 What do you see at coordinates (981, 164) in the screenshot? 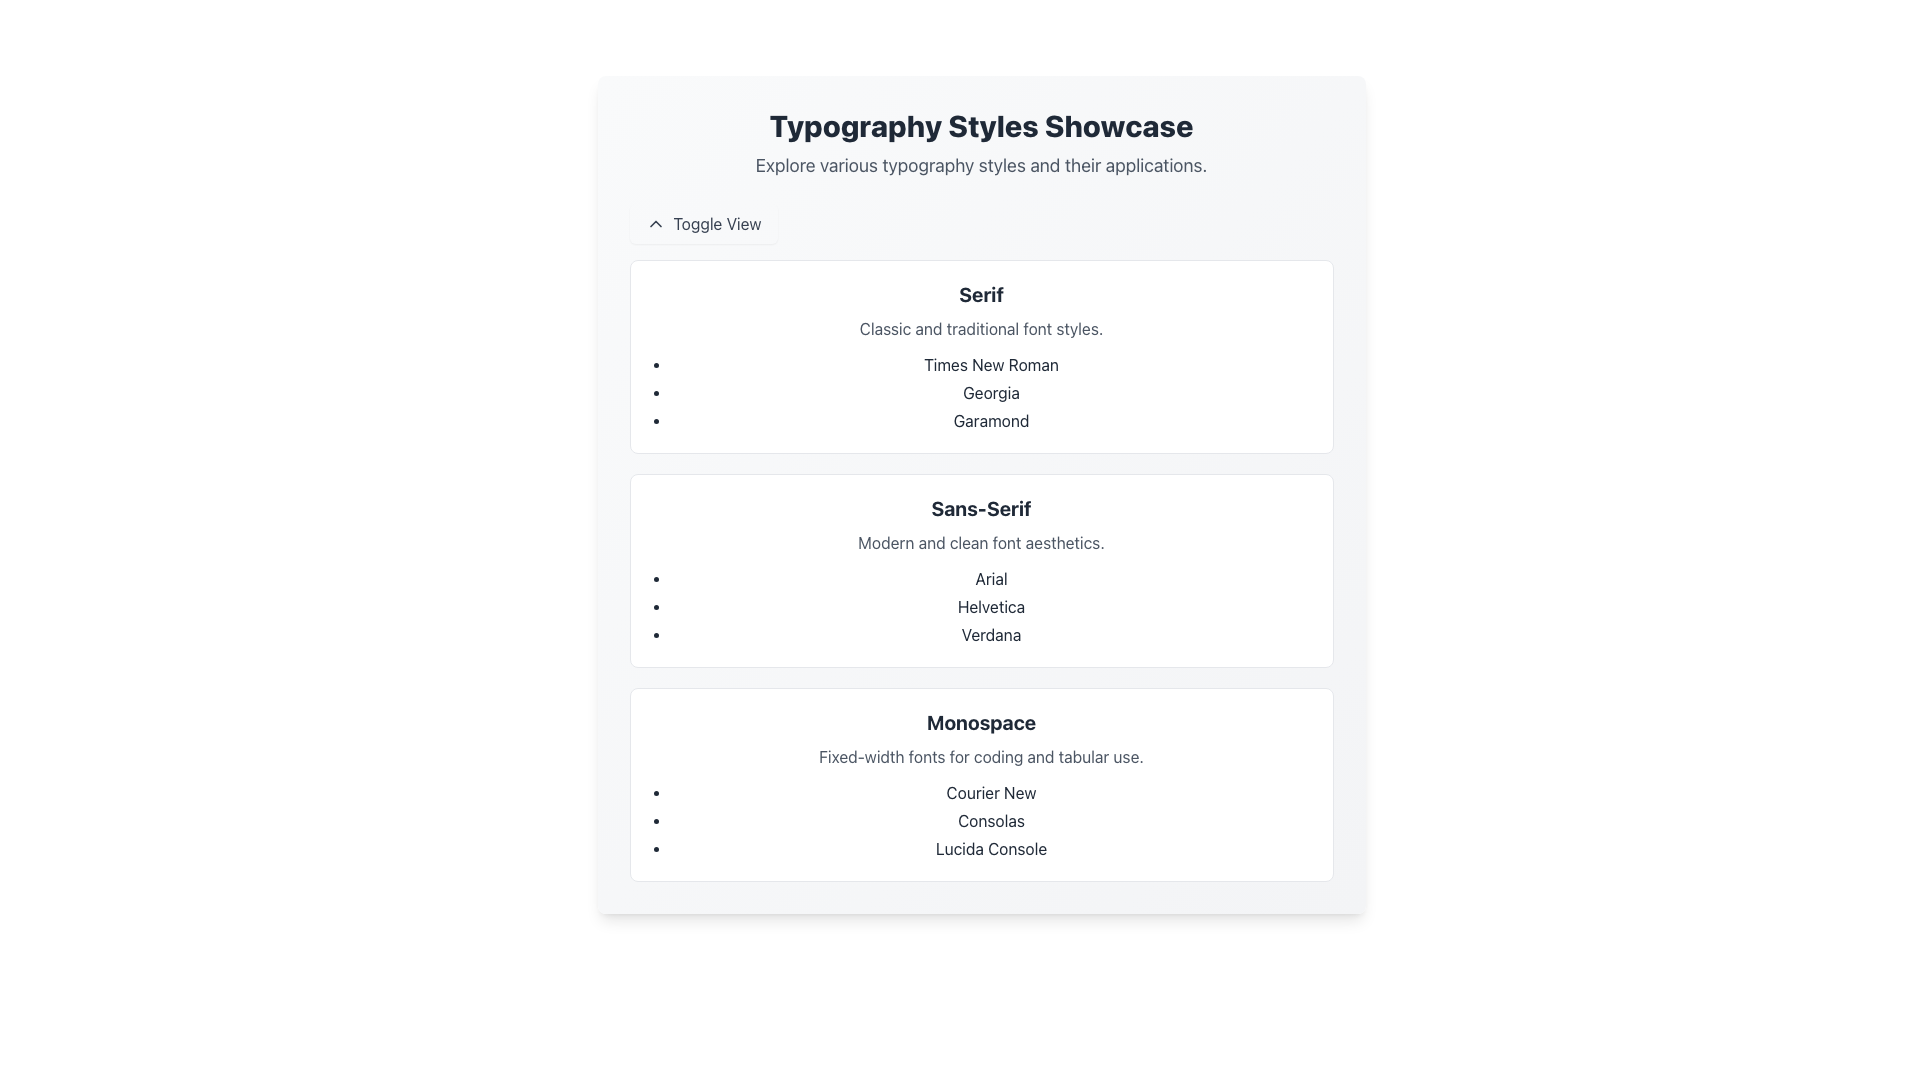
I see `the text block element that reads 'Explore various typography styles and their applications.' which is styled in light gray and positioned beneath the header 'Typography Styles Showcase'` at bounding box center [981, 164].